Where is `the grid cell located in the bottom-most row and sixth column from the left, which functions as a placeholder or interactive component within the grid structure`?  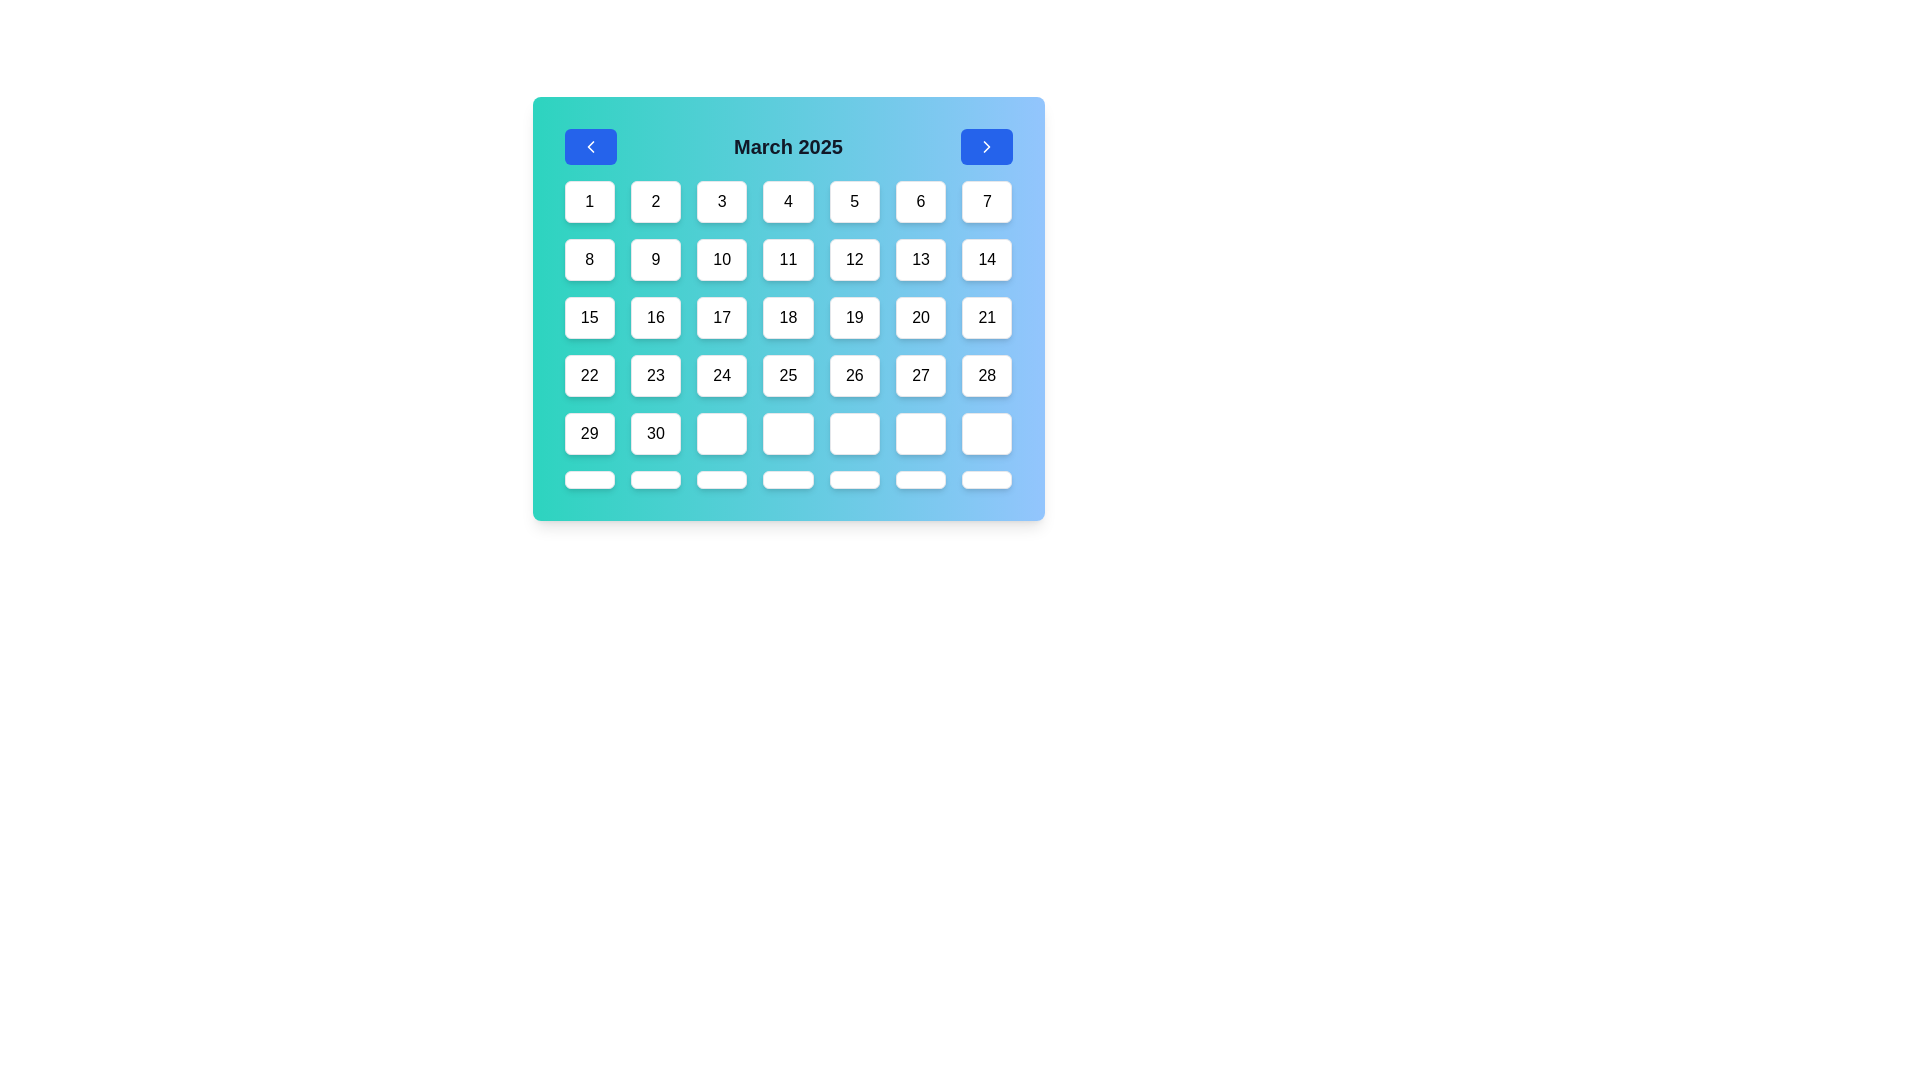 the grid cell located in the bottom-most row and sixth column from the left, which functions as a placeholder or interactive component within the grid structure is located at coordinates (920, 479).